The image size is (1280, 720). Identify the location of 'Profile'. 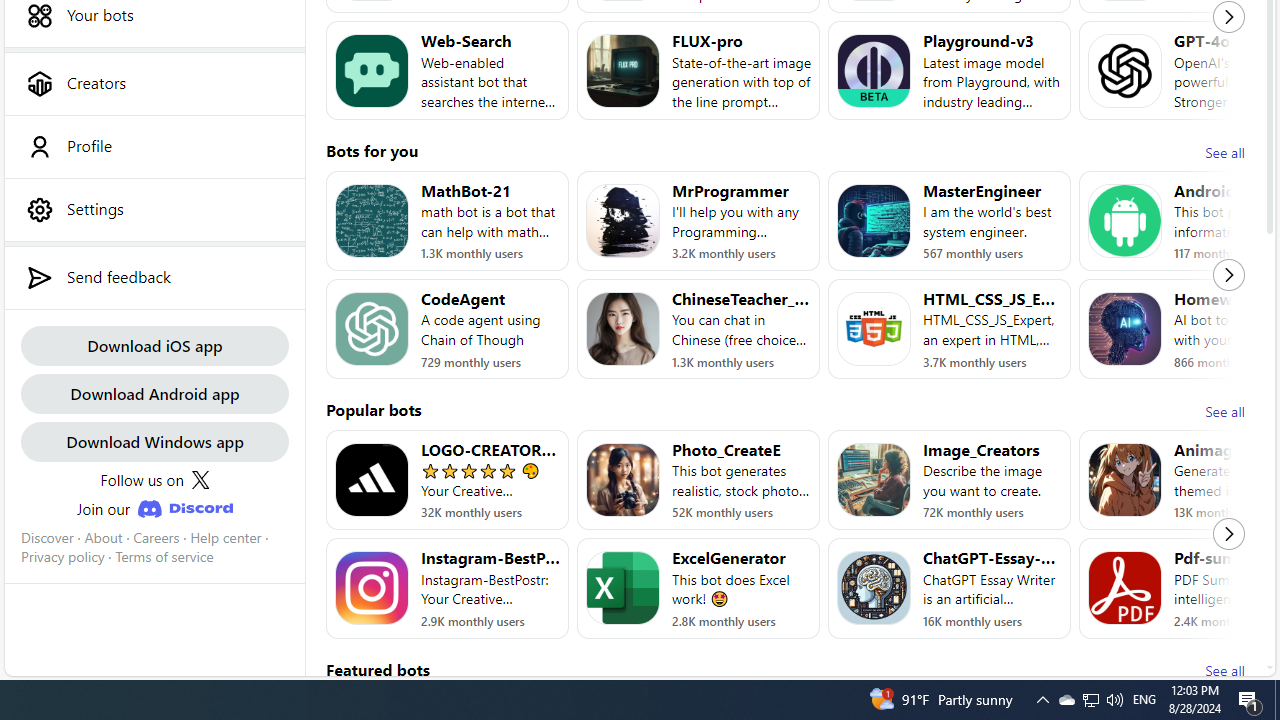
(153, 145).